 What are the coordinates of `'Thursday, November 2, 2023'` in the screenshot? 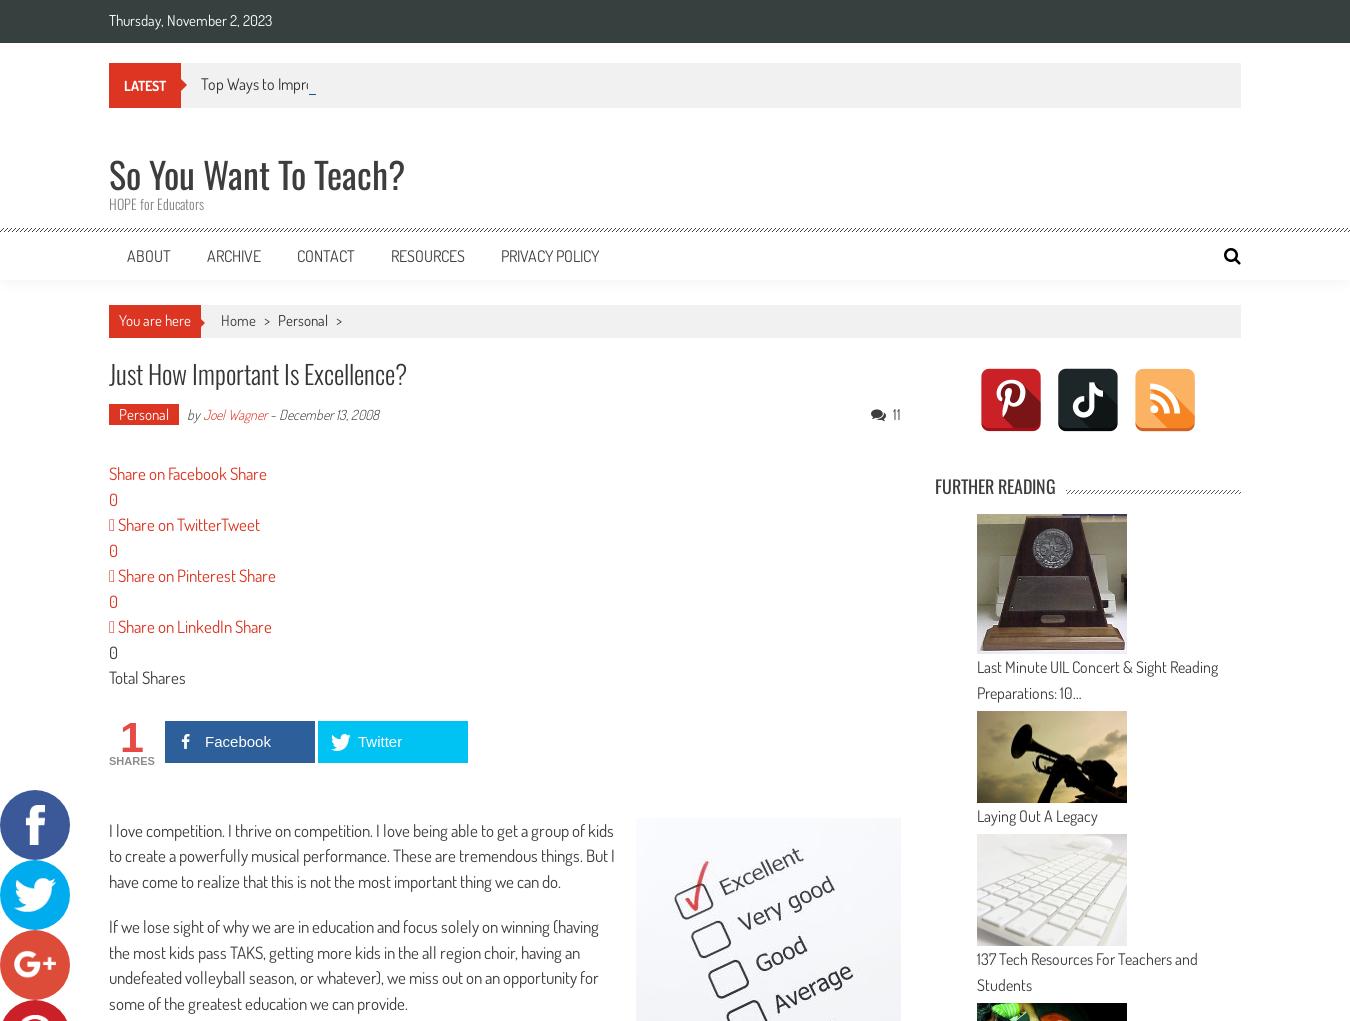 It's located at (107, 19).